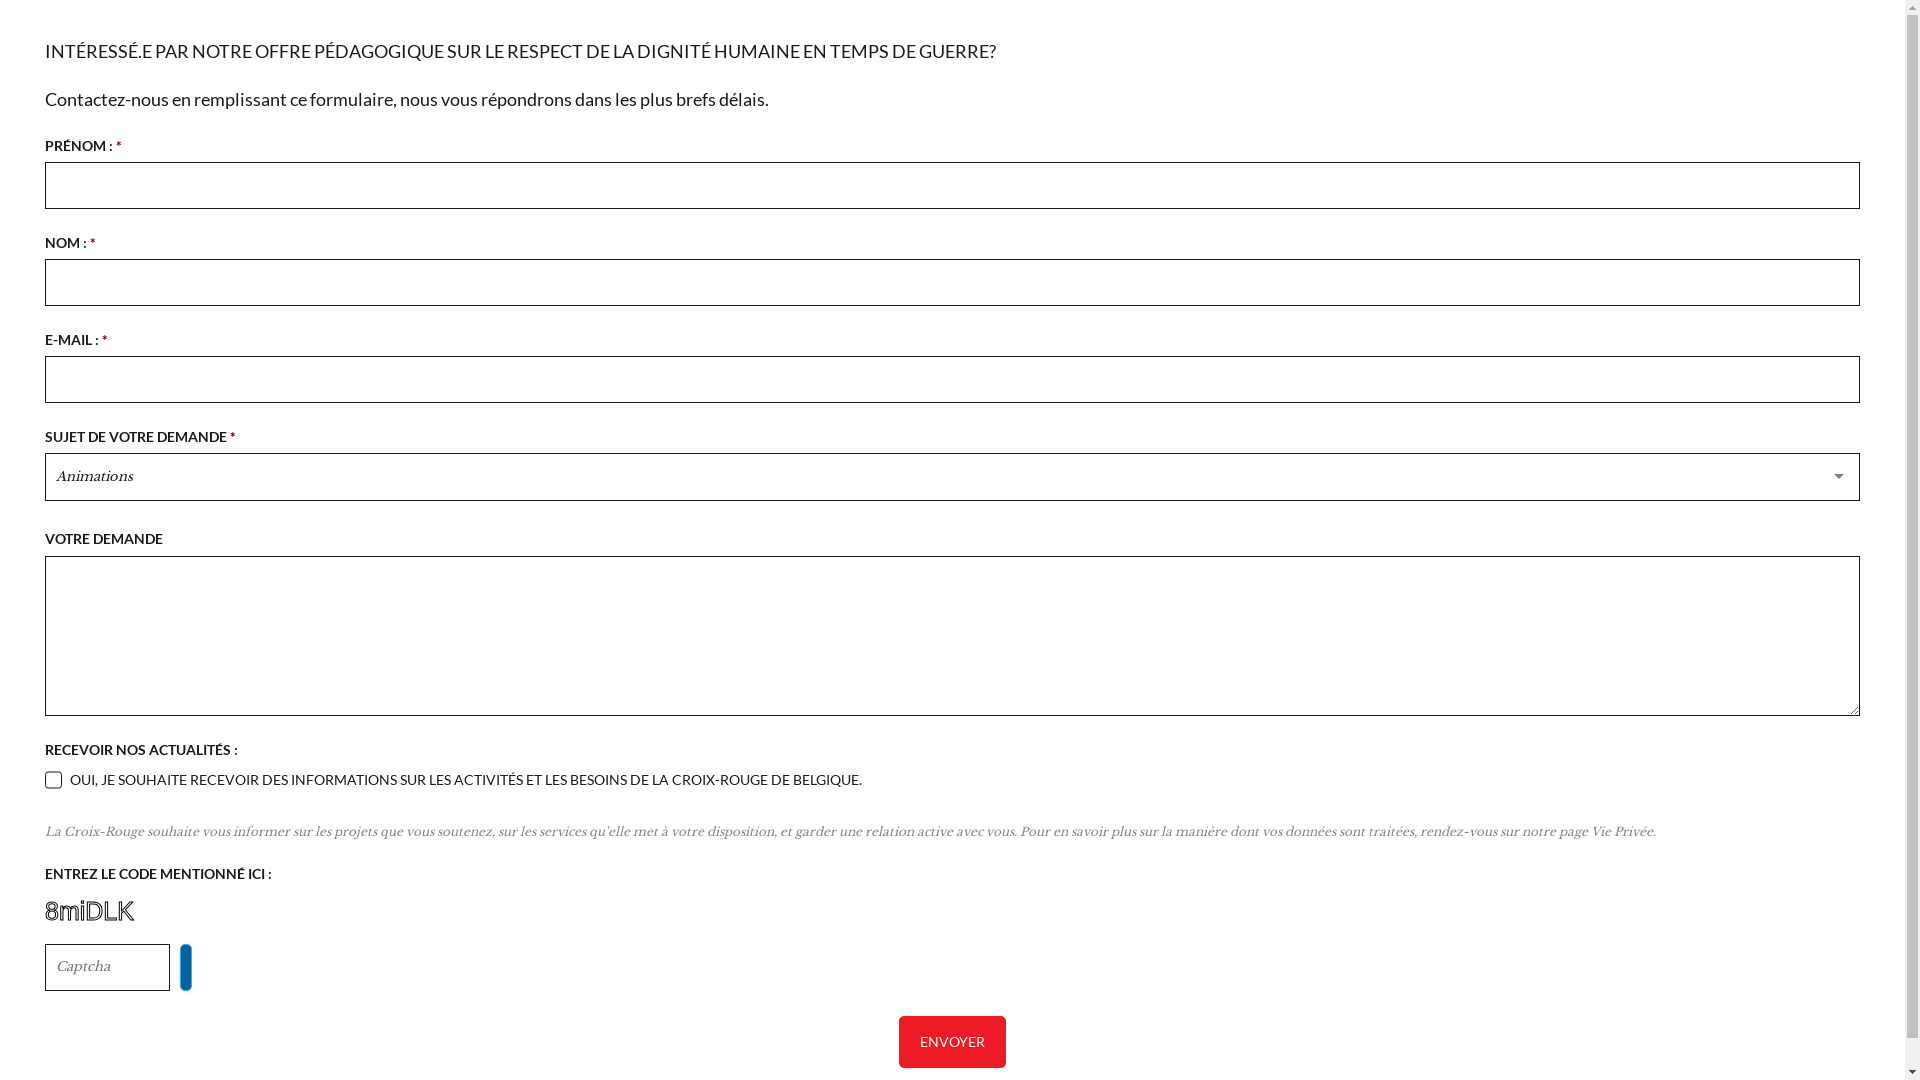  I want to click on 'ENVOYER', so click(951, 1040).